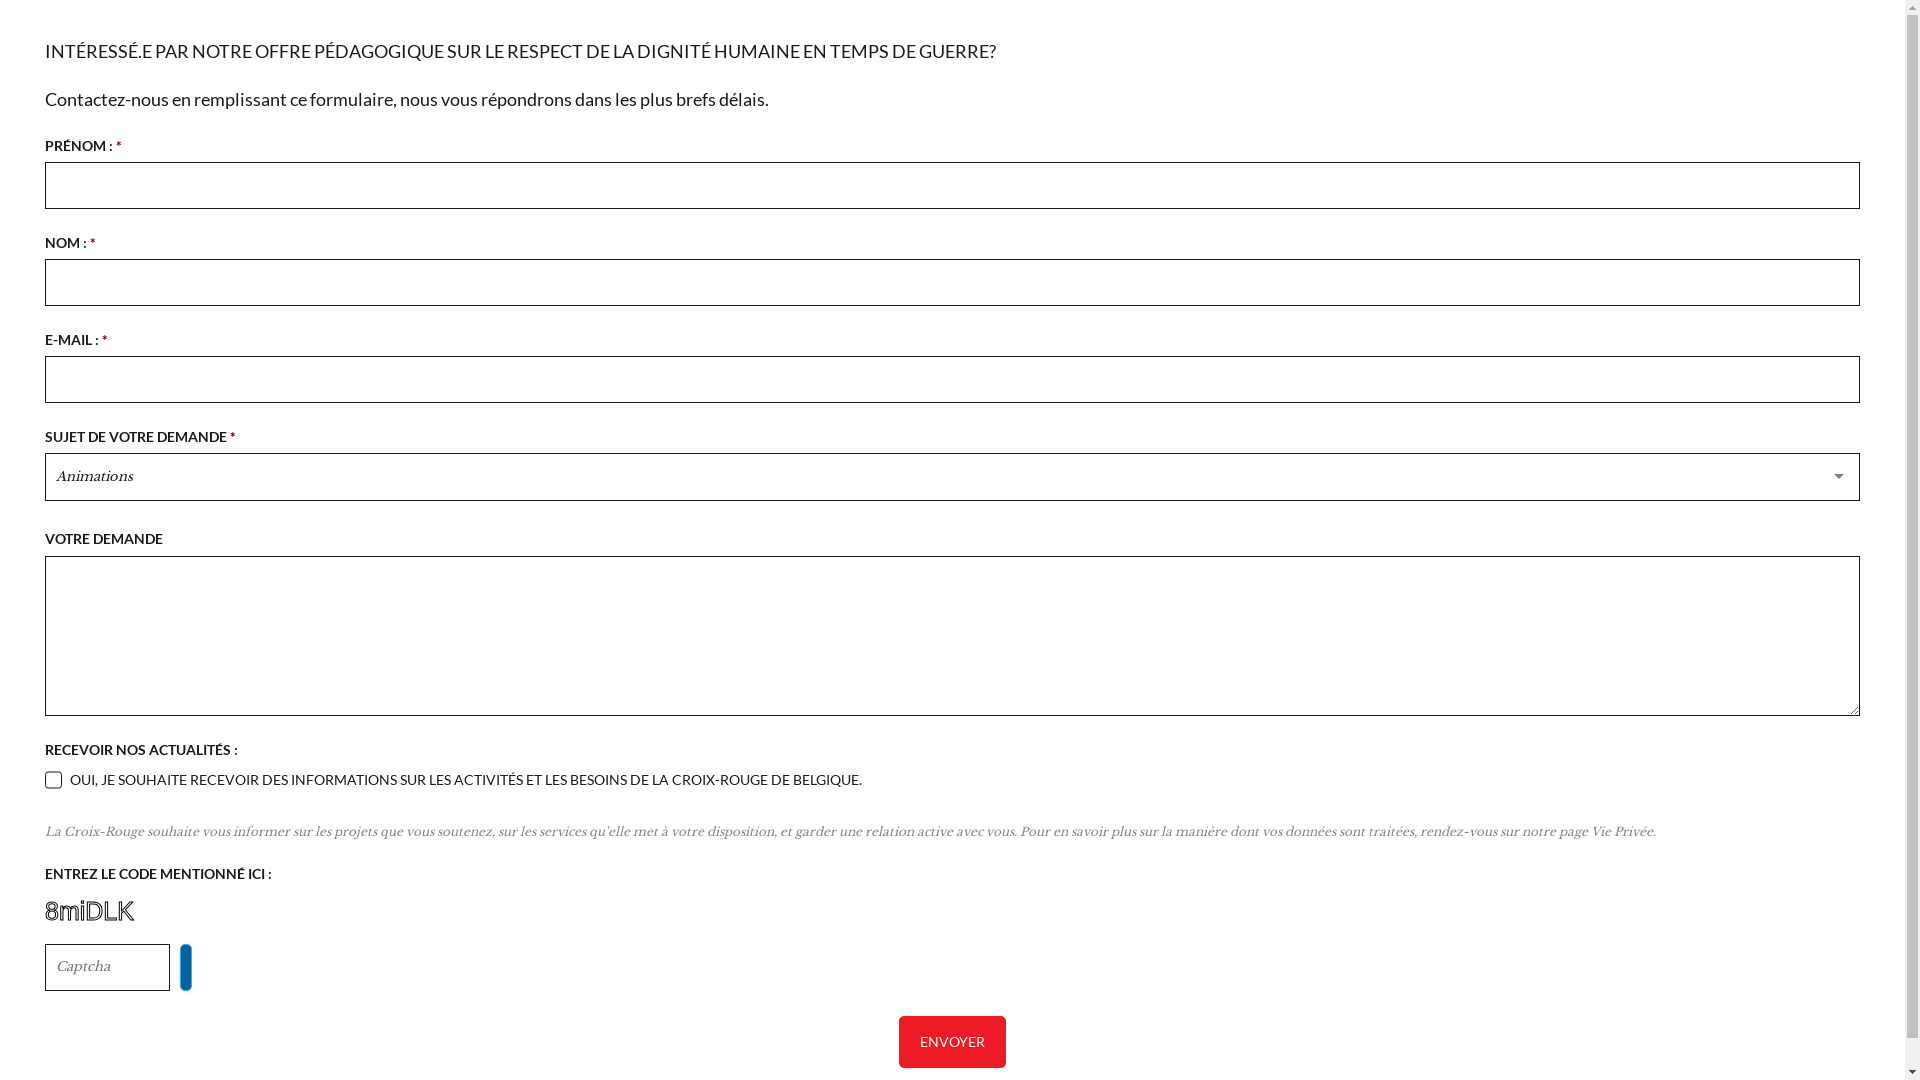  I want to click on 'ENVOYER', so click(951, 1040).